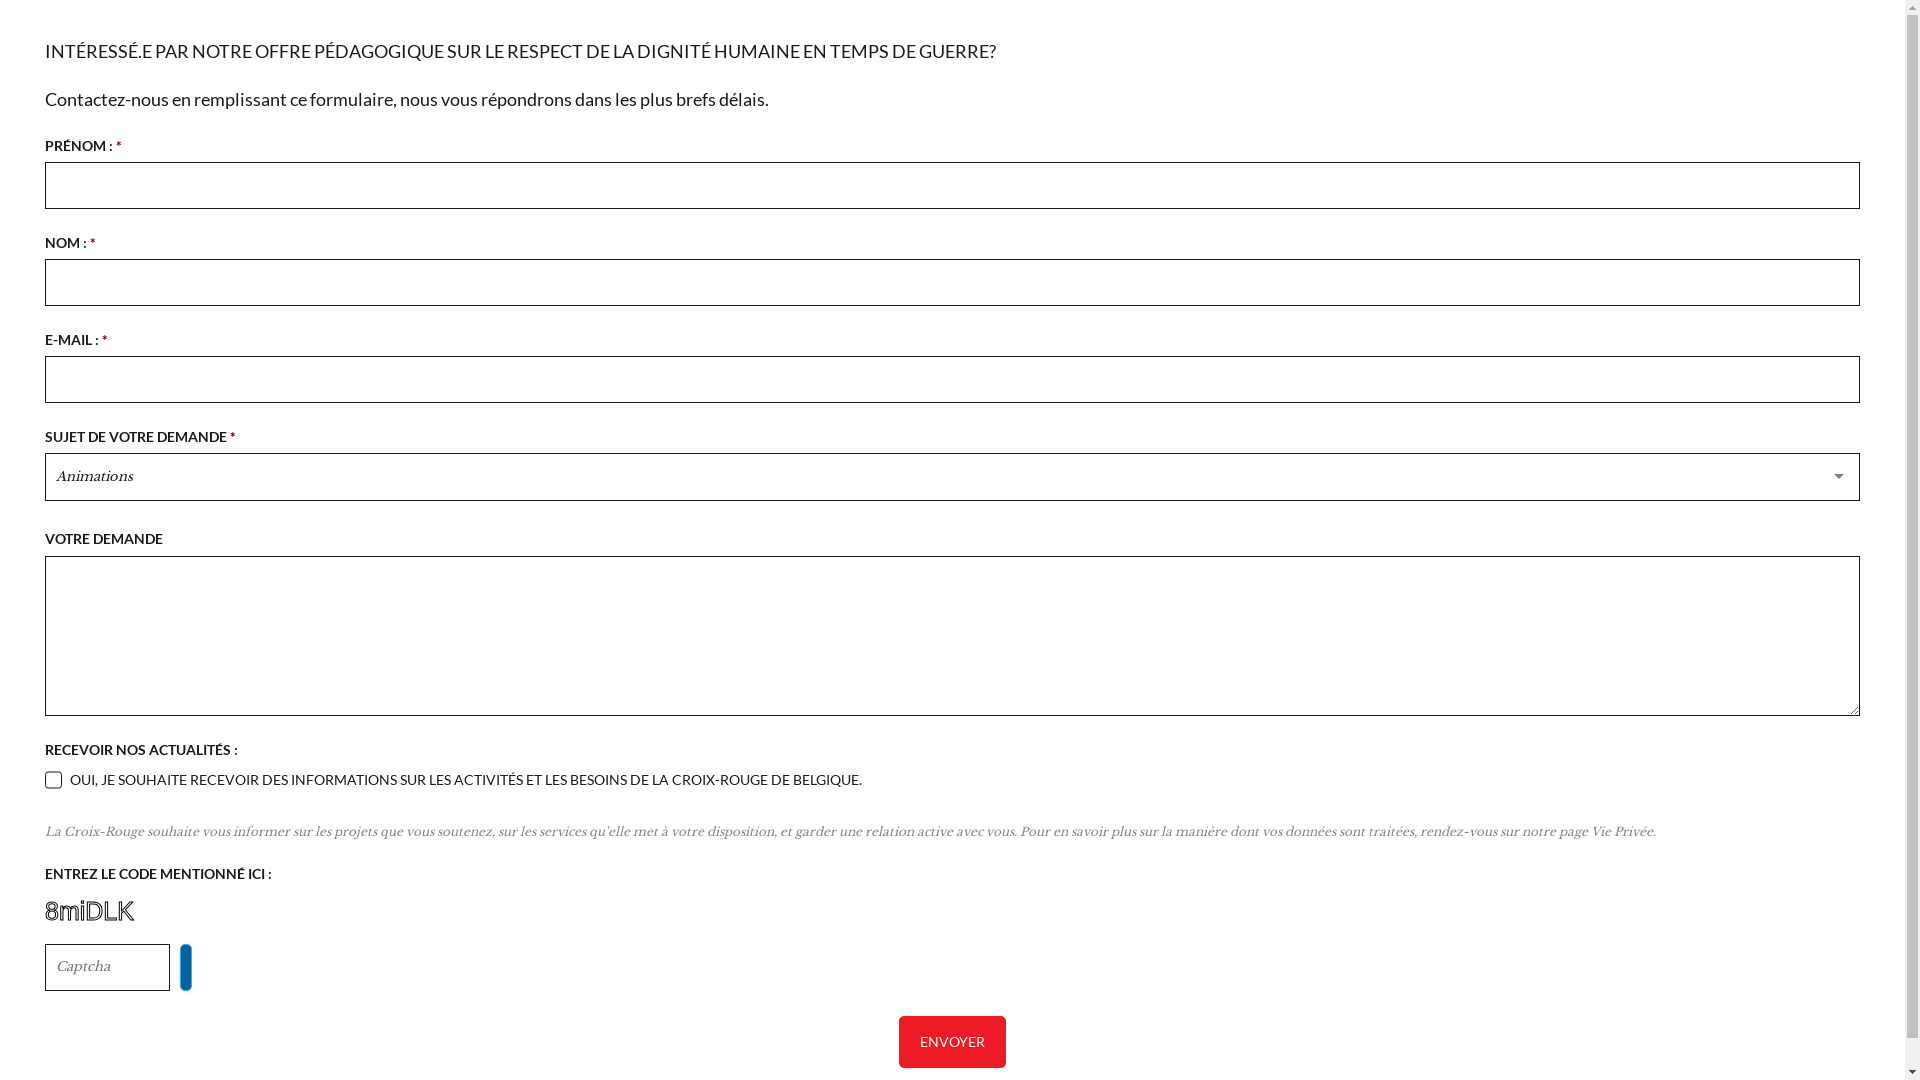  I want to click on 'ENVOYER', so click(951, 1040).